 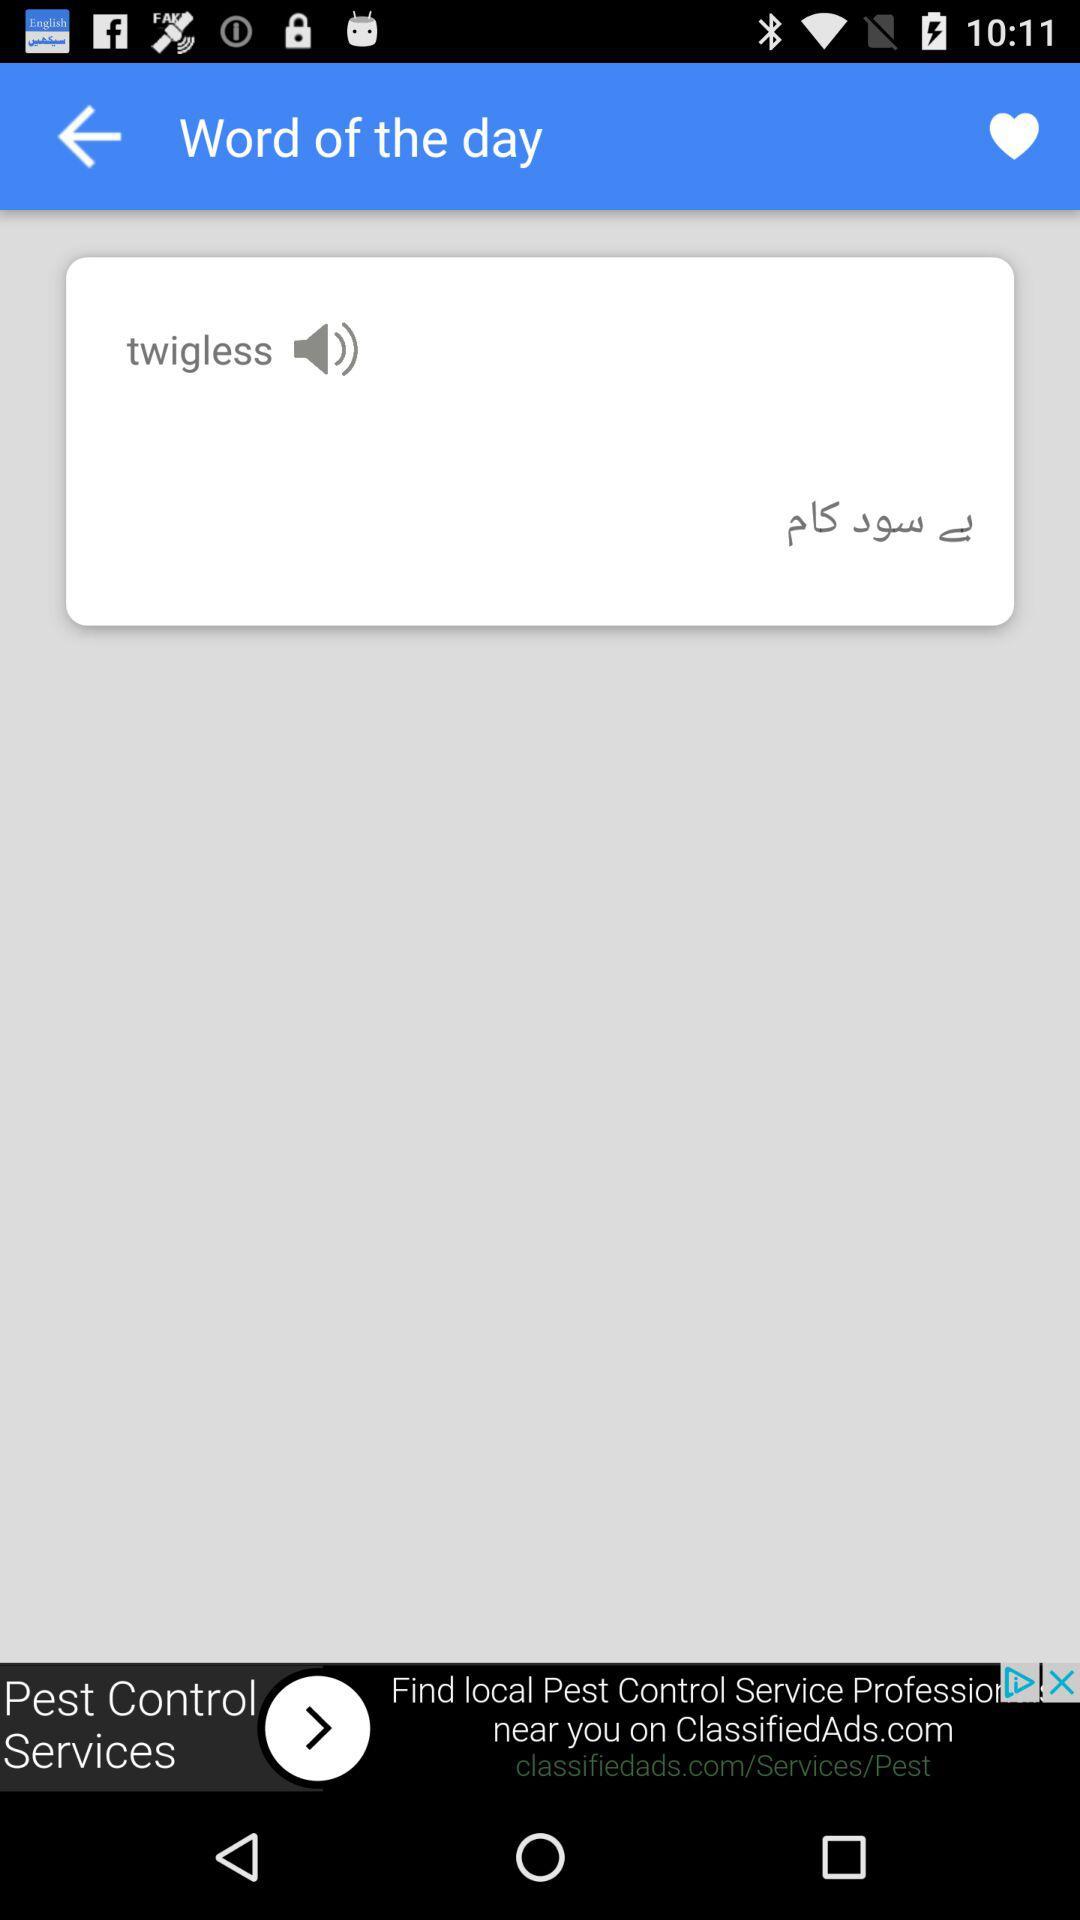 What do you see at coordinates (1014, 135) in the screenshot?
I see `rating` at bounding box center [1014, 135].